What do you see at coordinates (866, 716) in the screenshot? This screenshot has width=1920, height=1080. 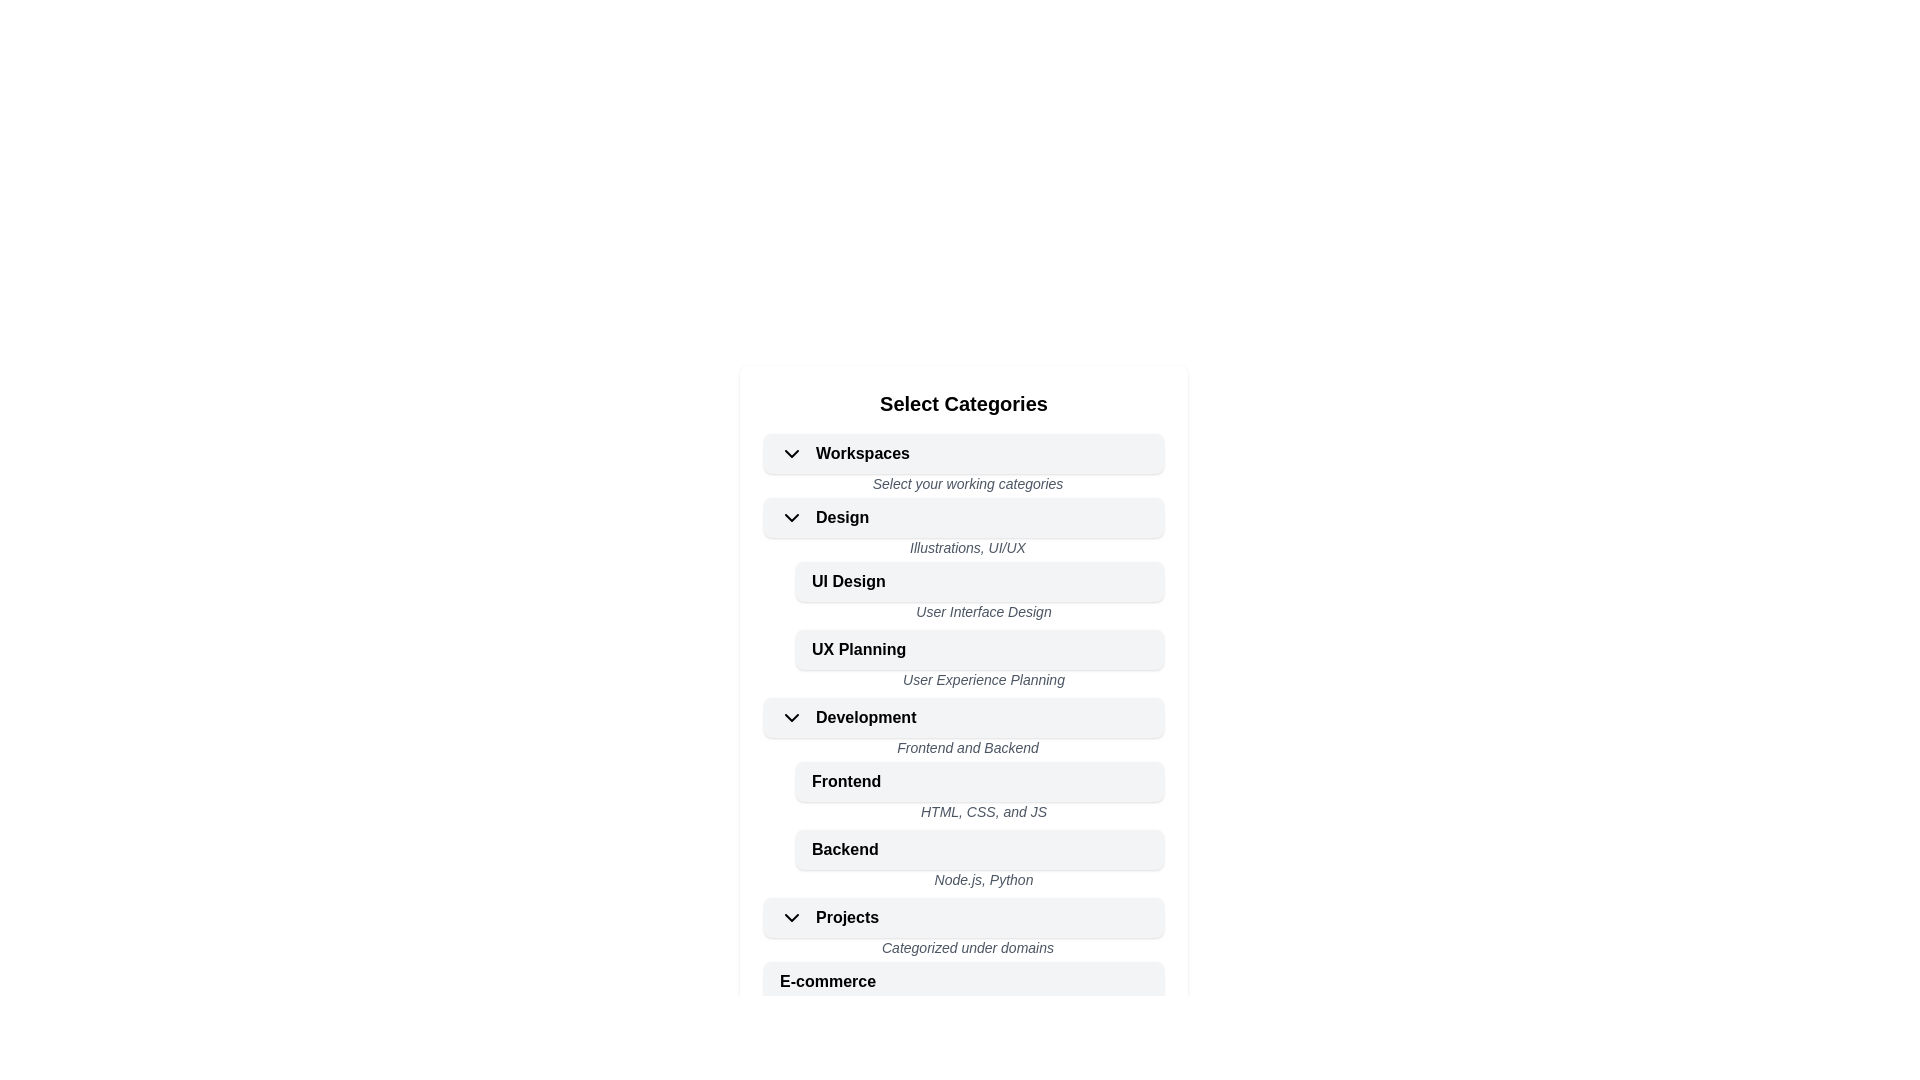 I see `the 'Development' text label which indicates the content related to development topics, located in the 'Design' section between 'UX Planning' and 'Frontend'` at bounding box center [866, 716].